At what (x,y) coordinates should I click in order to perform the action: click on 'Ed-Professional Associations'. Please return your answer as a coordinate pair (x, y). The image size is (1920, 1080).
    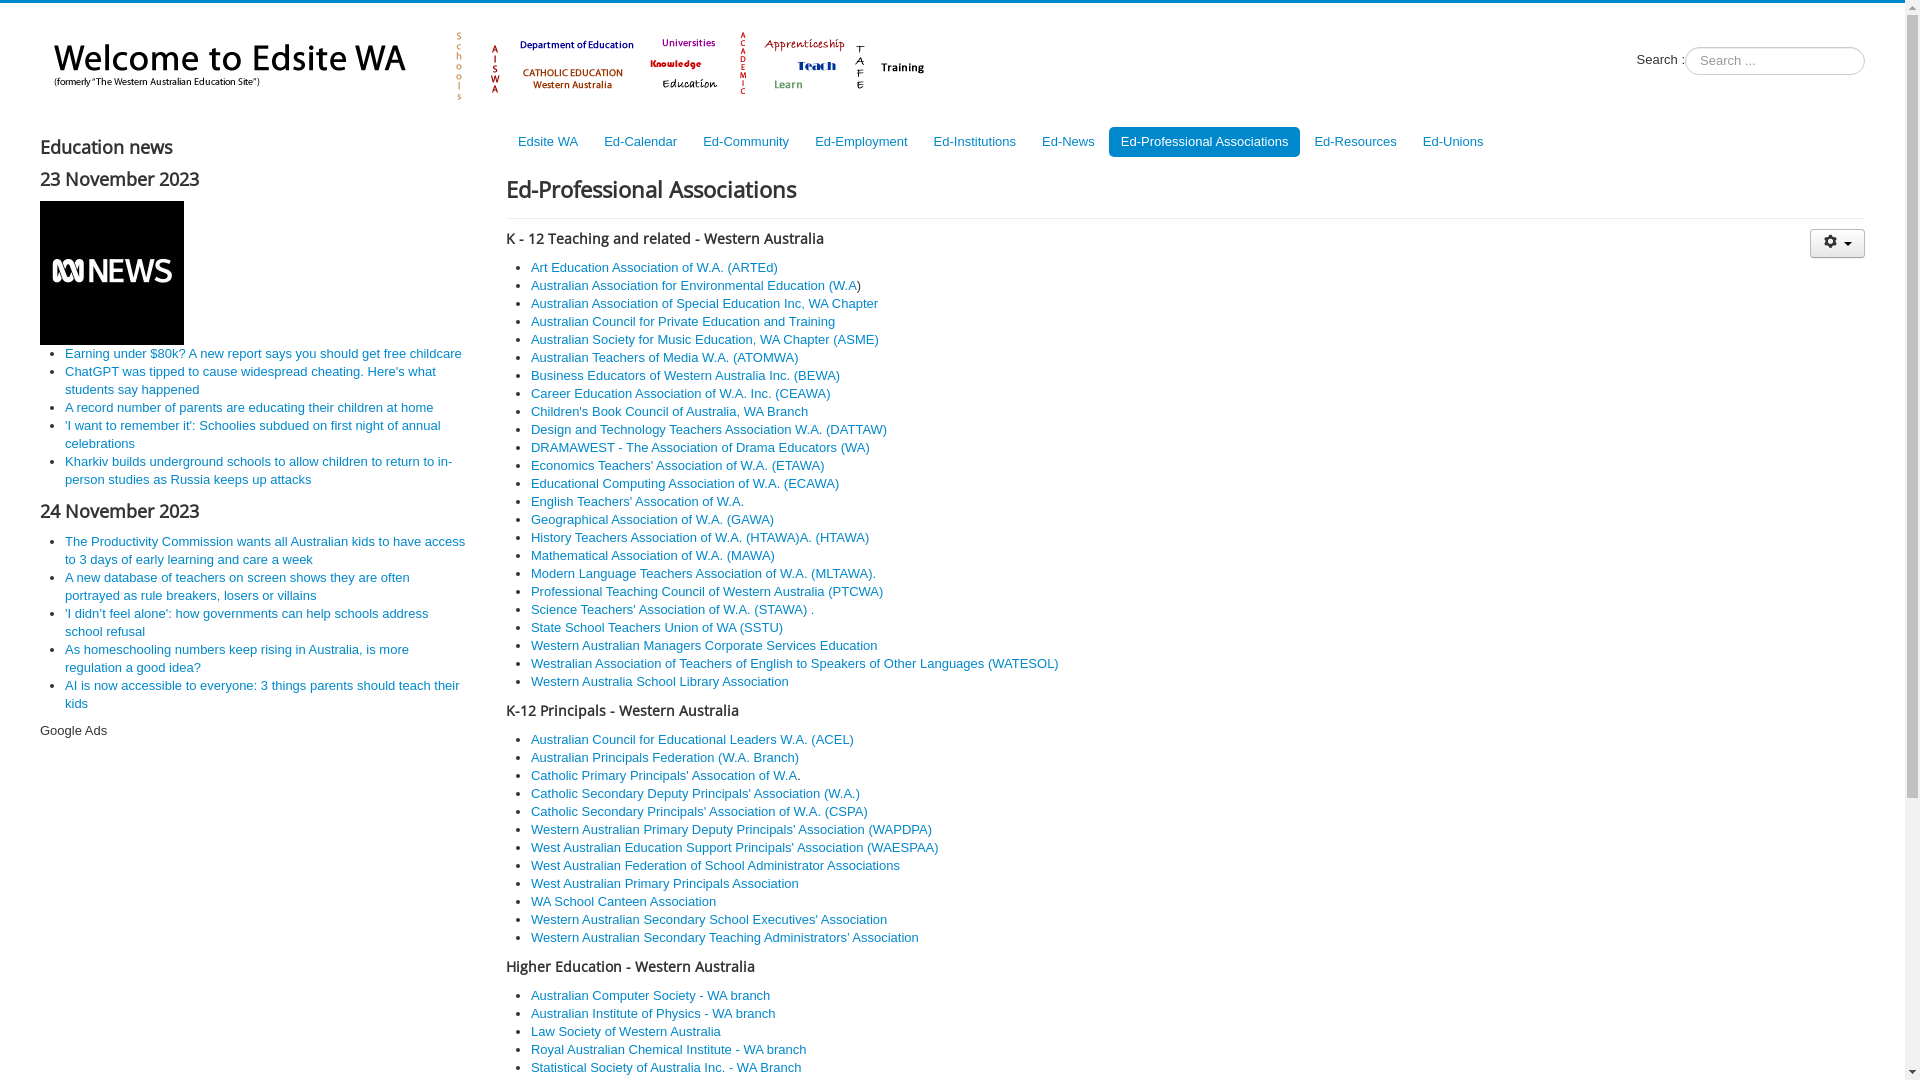
    Looking at the image, I should click on (1203, 141).